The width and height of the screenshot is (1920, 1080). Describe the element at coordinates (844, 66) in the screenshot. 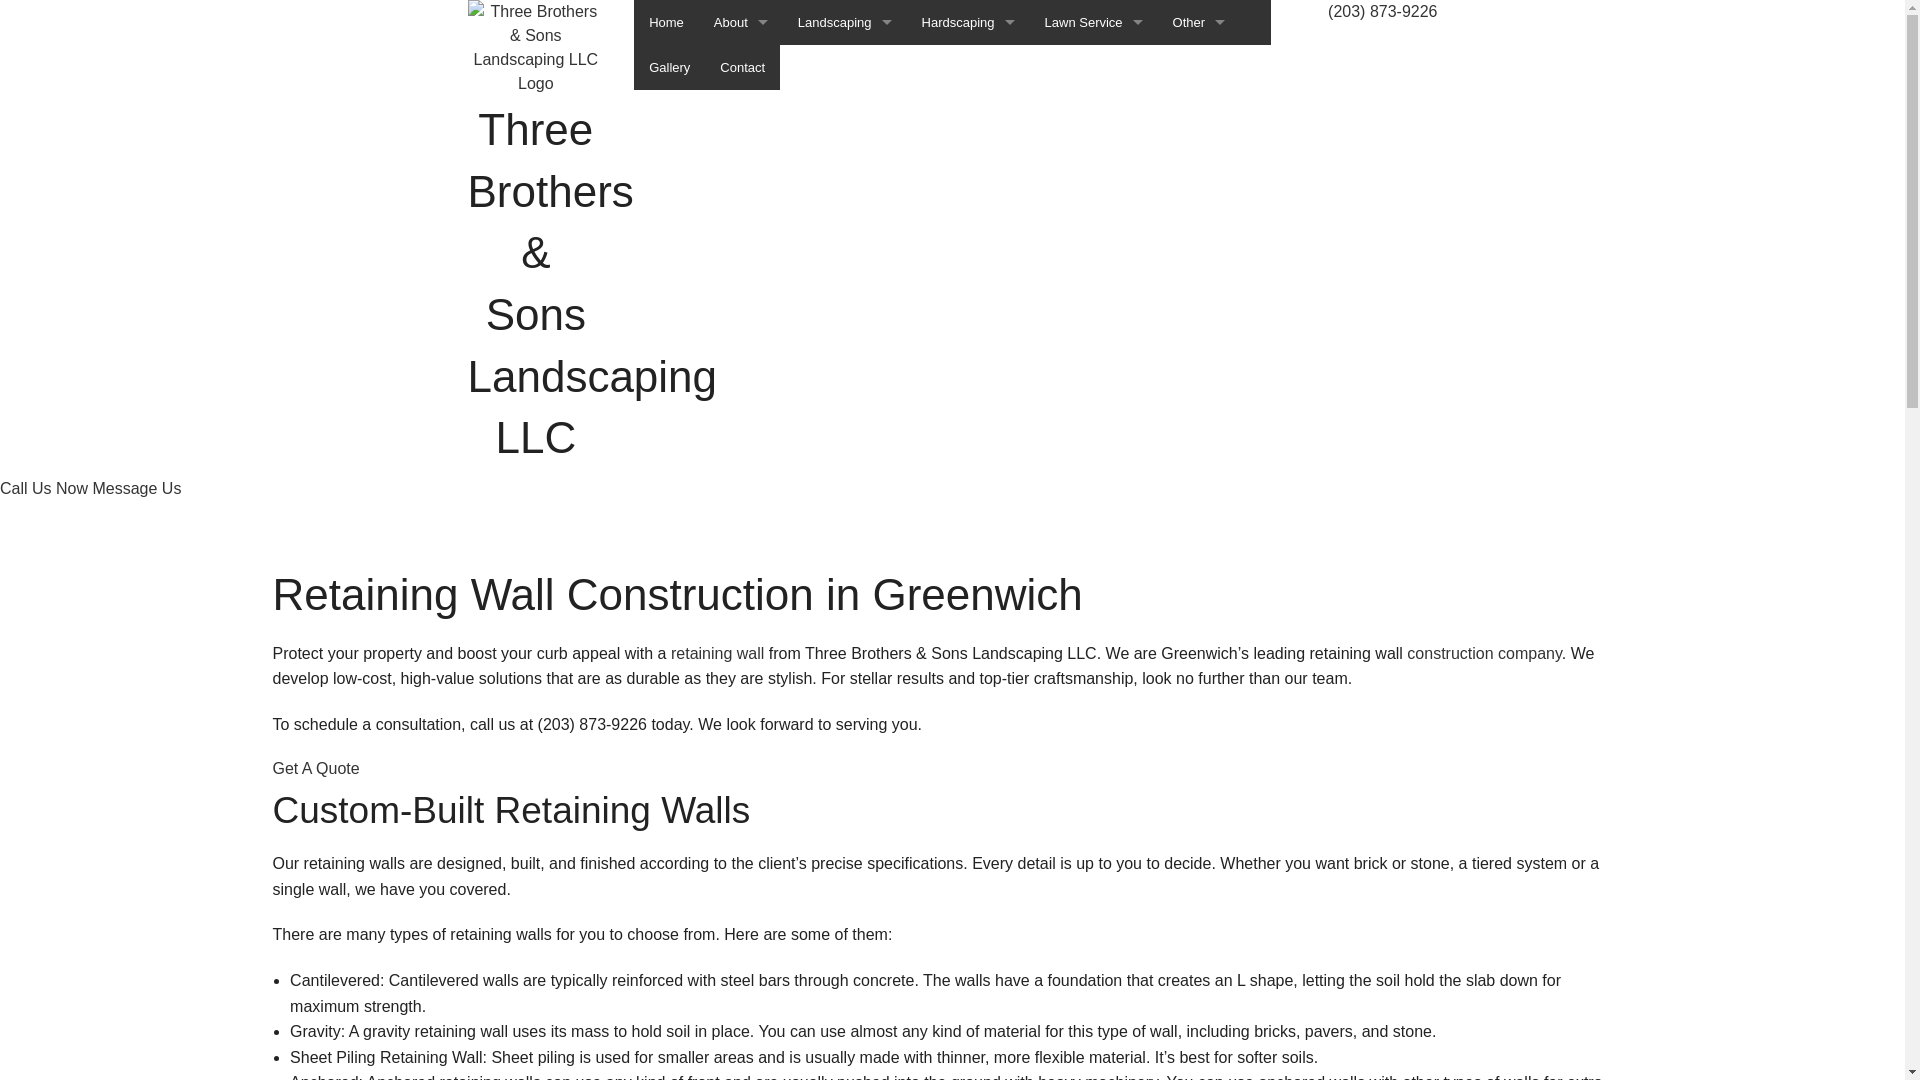

I see `'Gardening Services'` at that location.